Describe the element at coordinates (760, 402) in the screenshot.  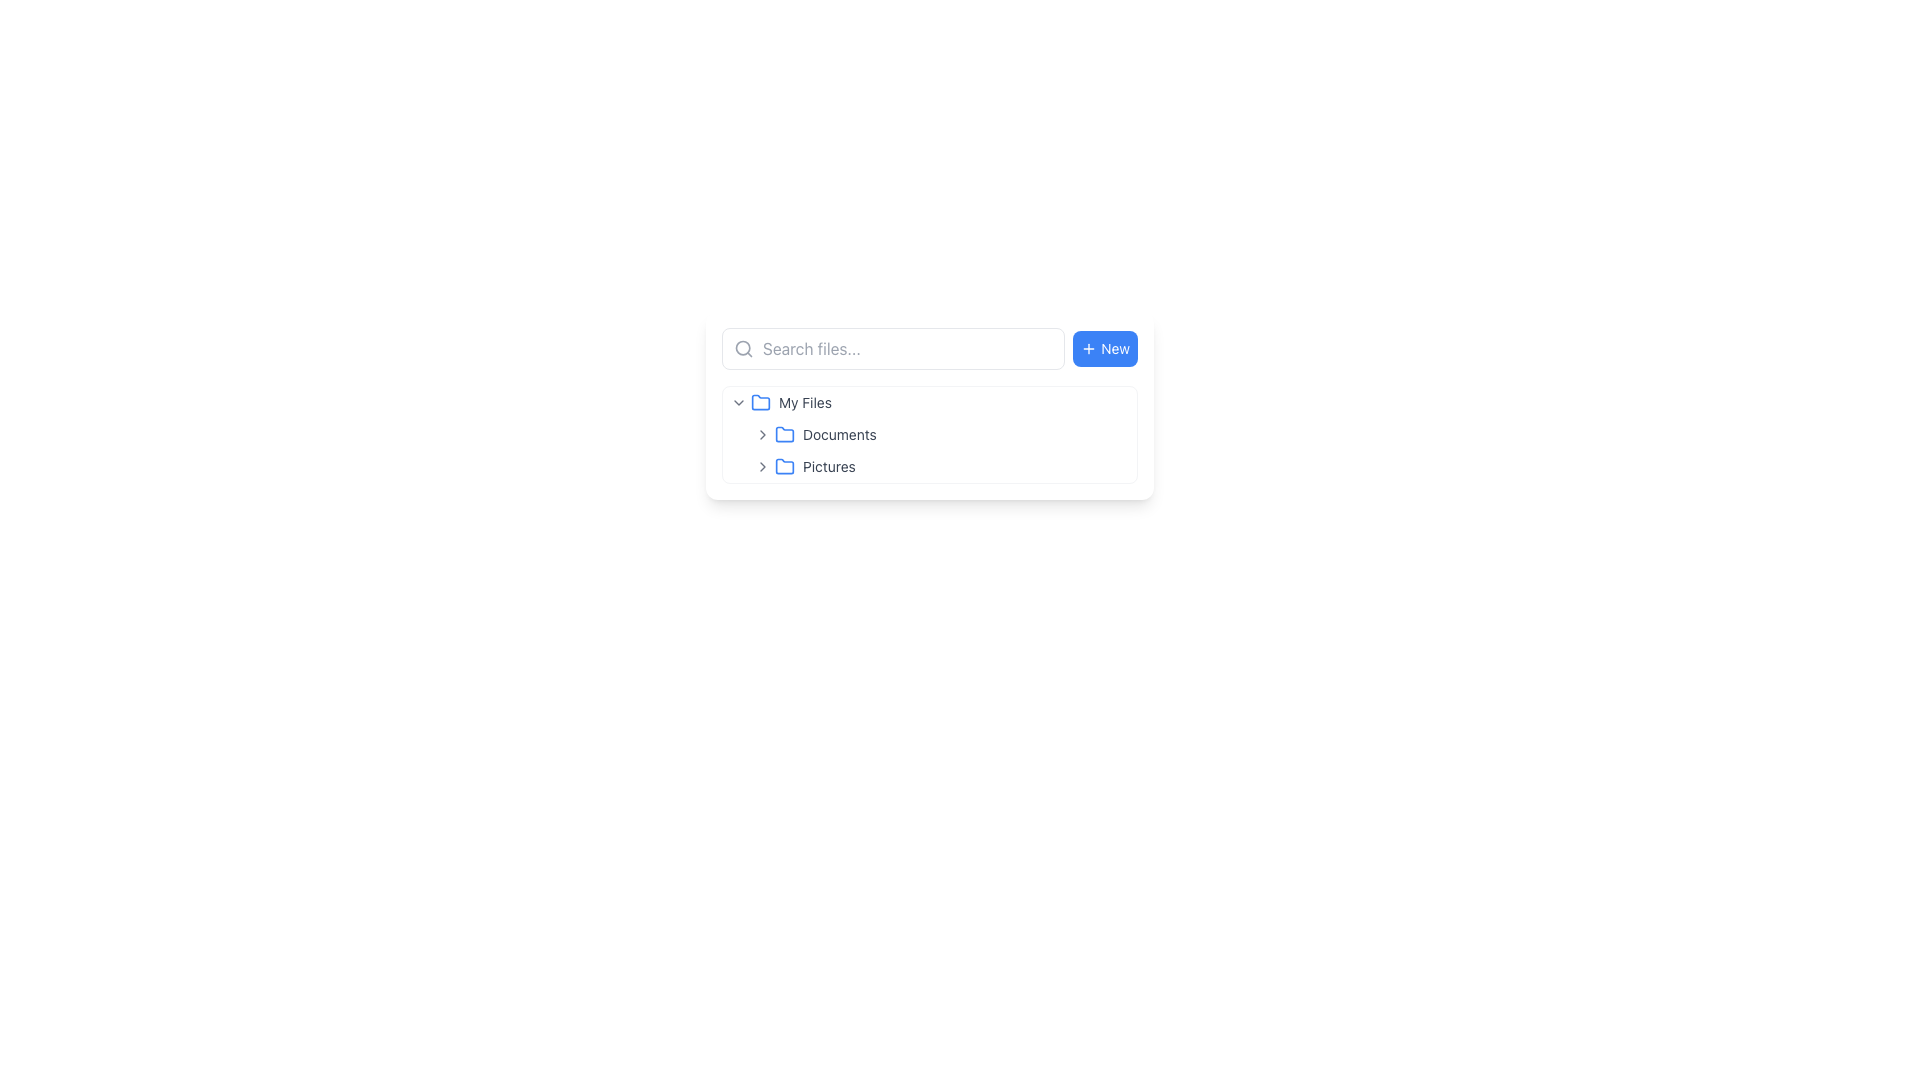
I see `the folder icon located to the left of the 'My Files' text in the file manager interface` at that location.